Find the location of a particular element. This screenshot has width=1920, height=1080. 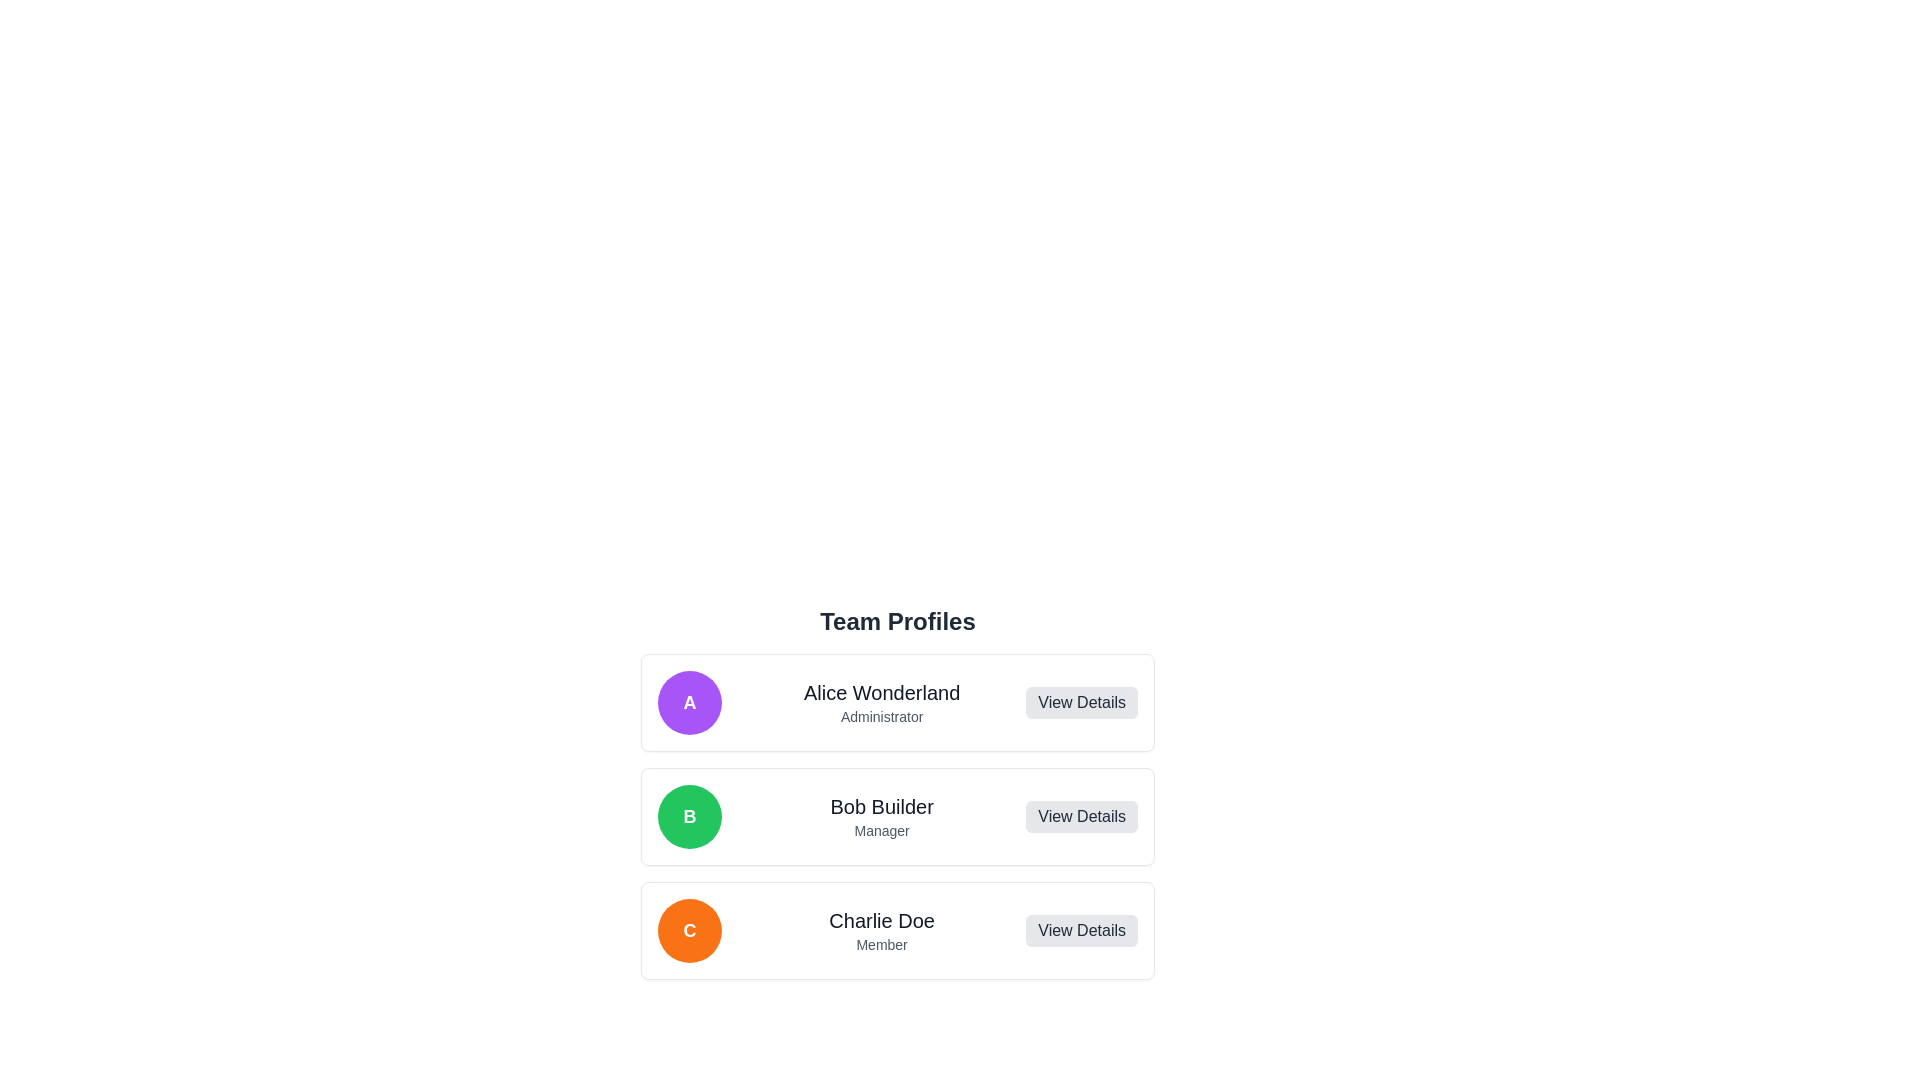

the button providing additional details for the 'Bob Builder' profile, located at the far right side of the profile block with the subtitle 'Manager' is located at coordinates (1081, 817).